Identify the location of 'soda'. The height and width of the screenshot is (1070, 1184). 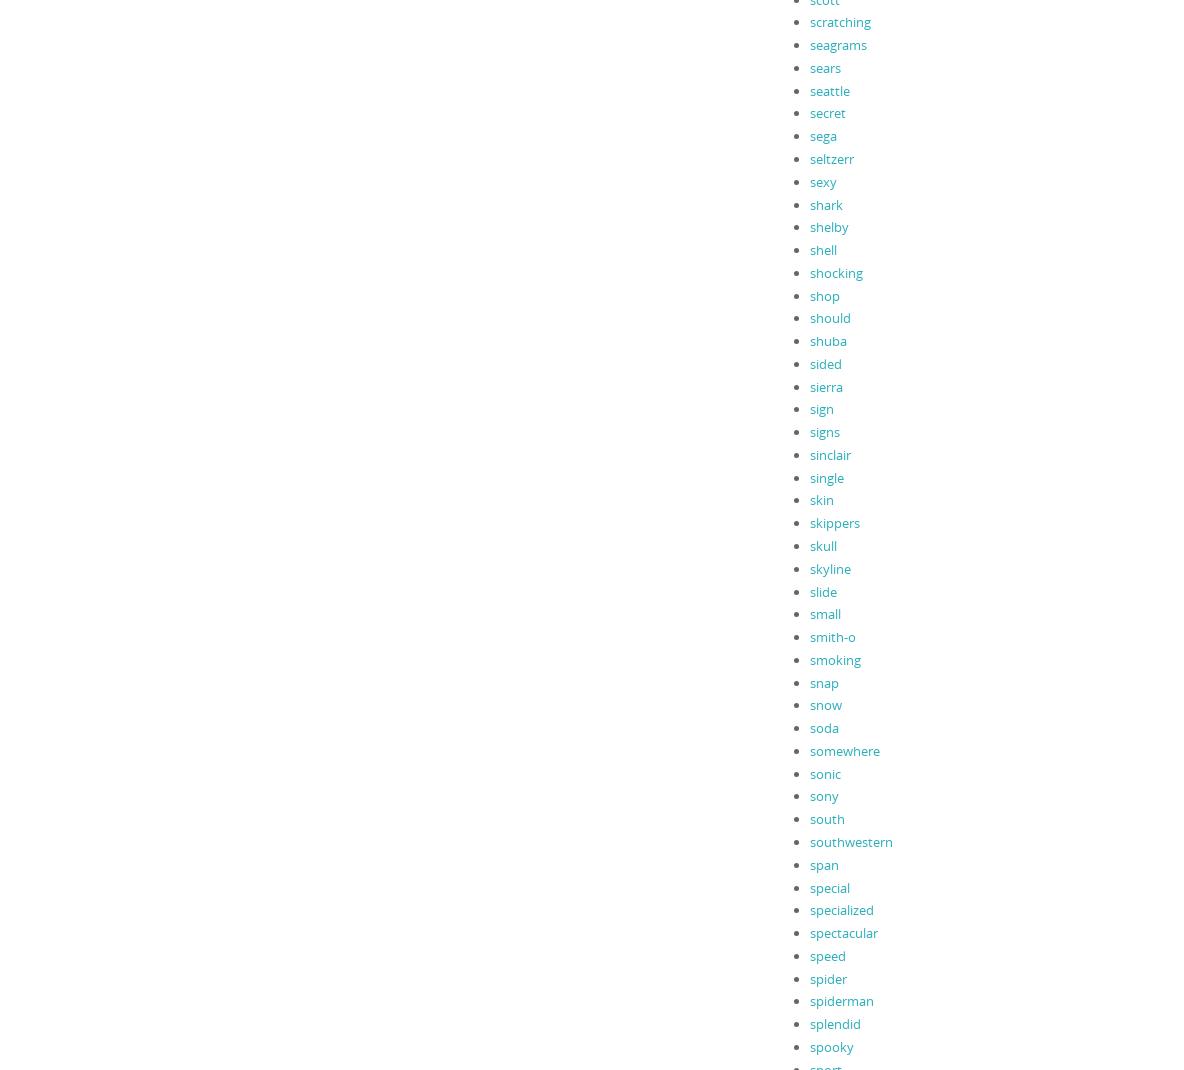
(823, 727).